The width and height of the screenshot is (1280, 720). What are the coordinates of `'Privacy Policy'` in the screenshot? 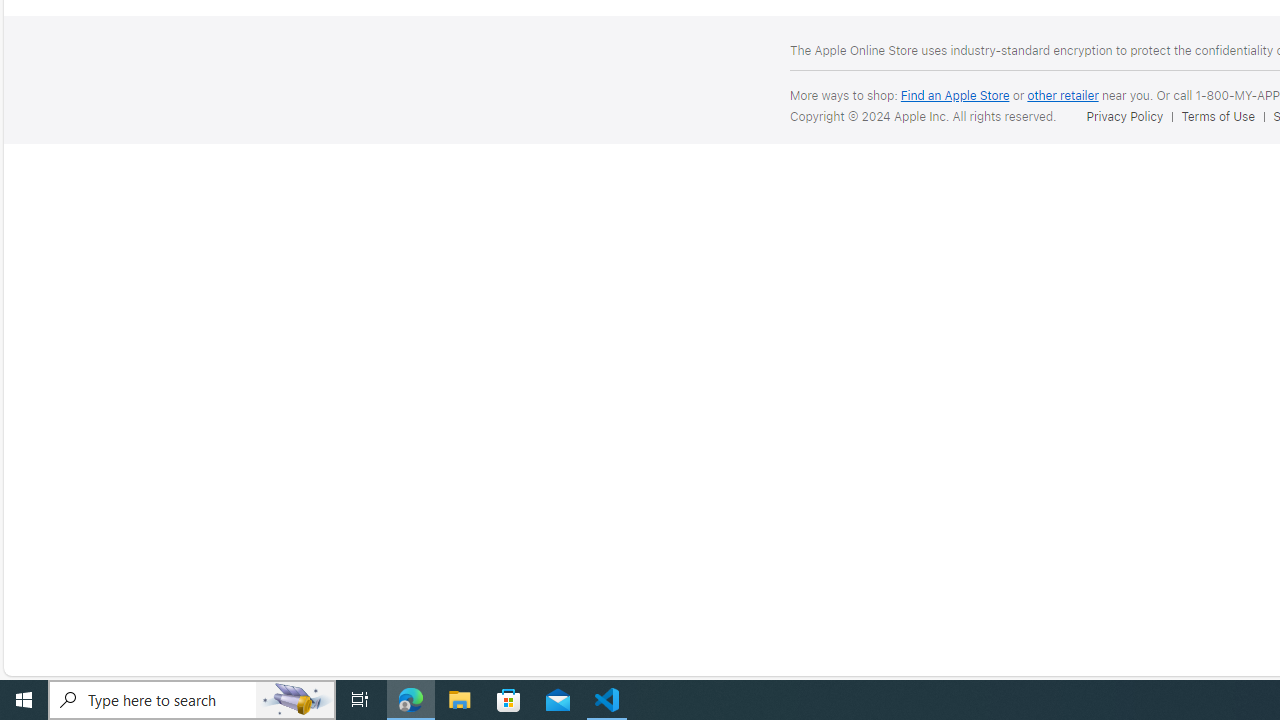 It's located at (1124, 116).